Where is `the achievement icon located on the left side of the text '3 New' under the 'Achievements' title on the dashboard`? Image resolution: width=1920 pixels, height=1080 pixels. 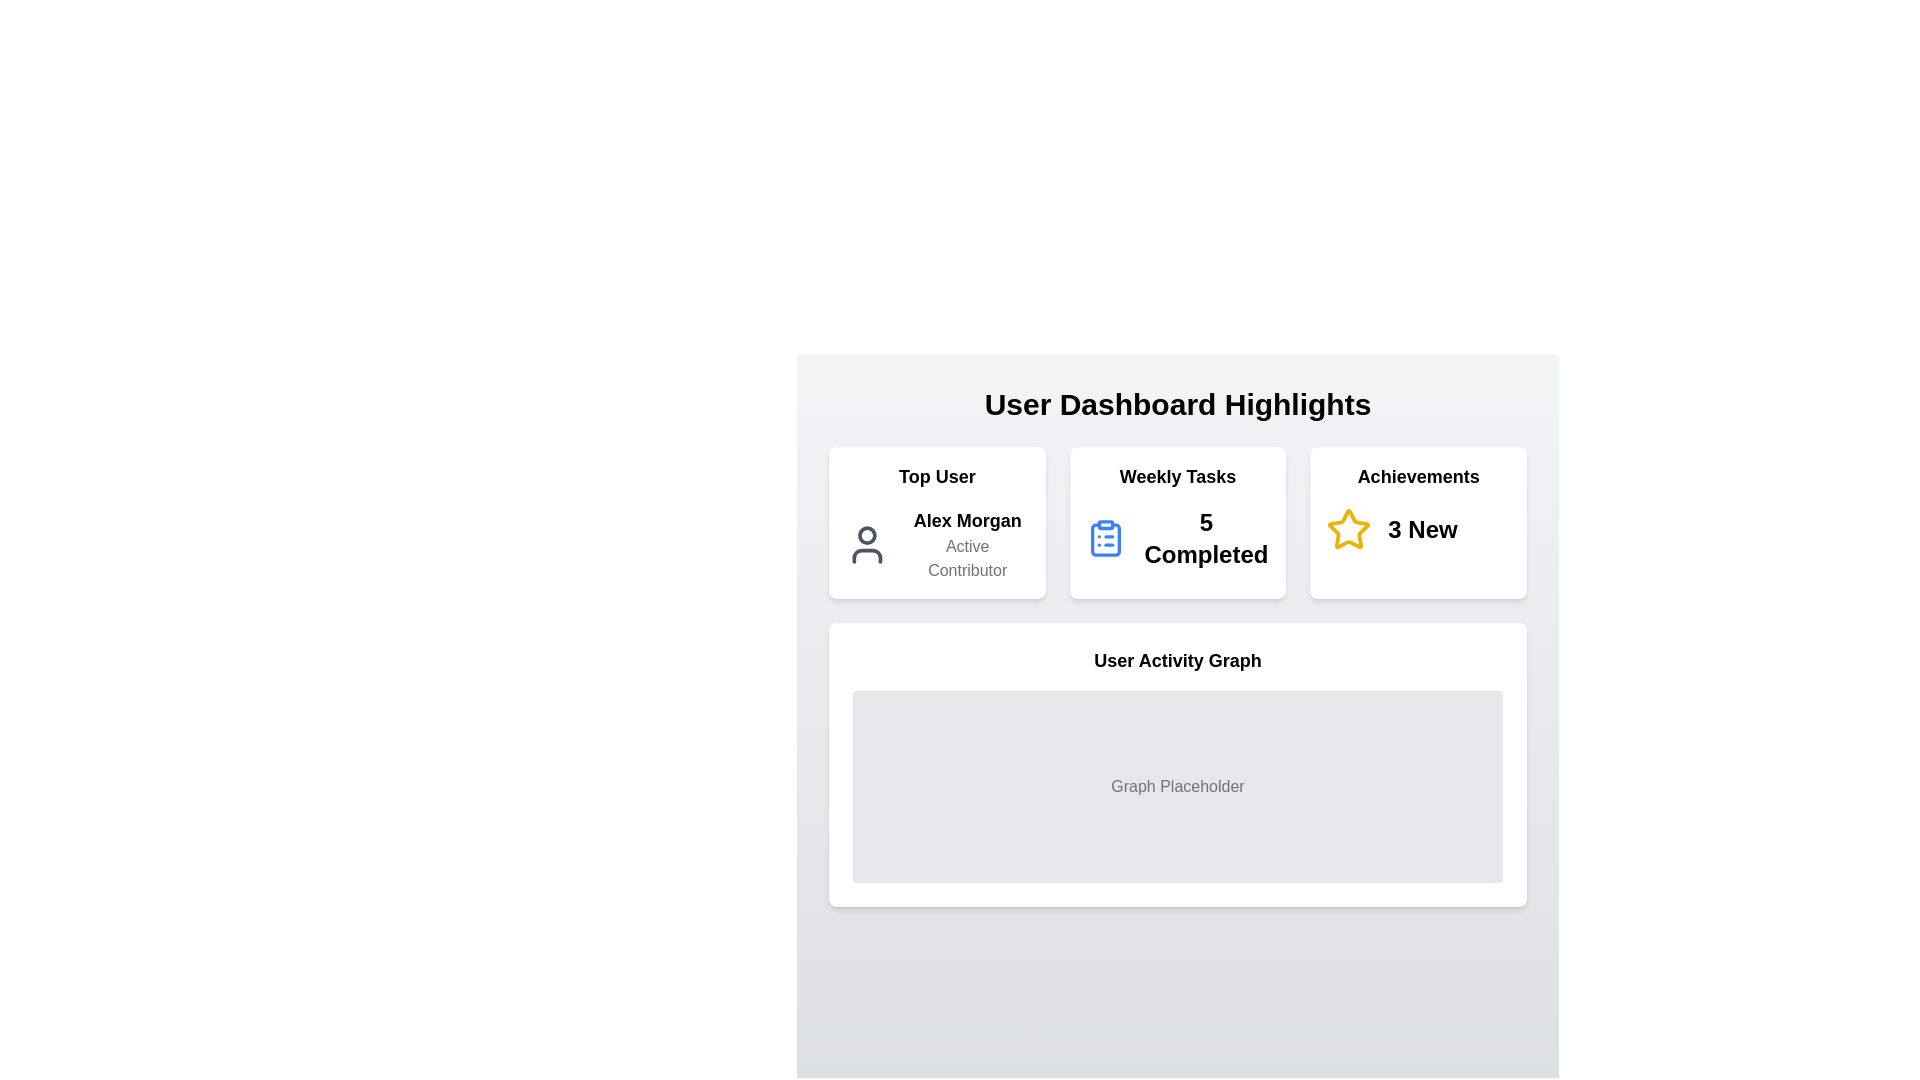 the achievement icon located on the left side of the text '3 New' under the 'Achievements' title on the dashboard is located at coordinates (1349, 528).